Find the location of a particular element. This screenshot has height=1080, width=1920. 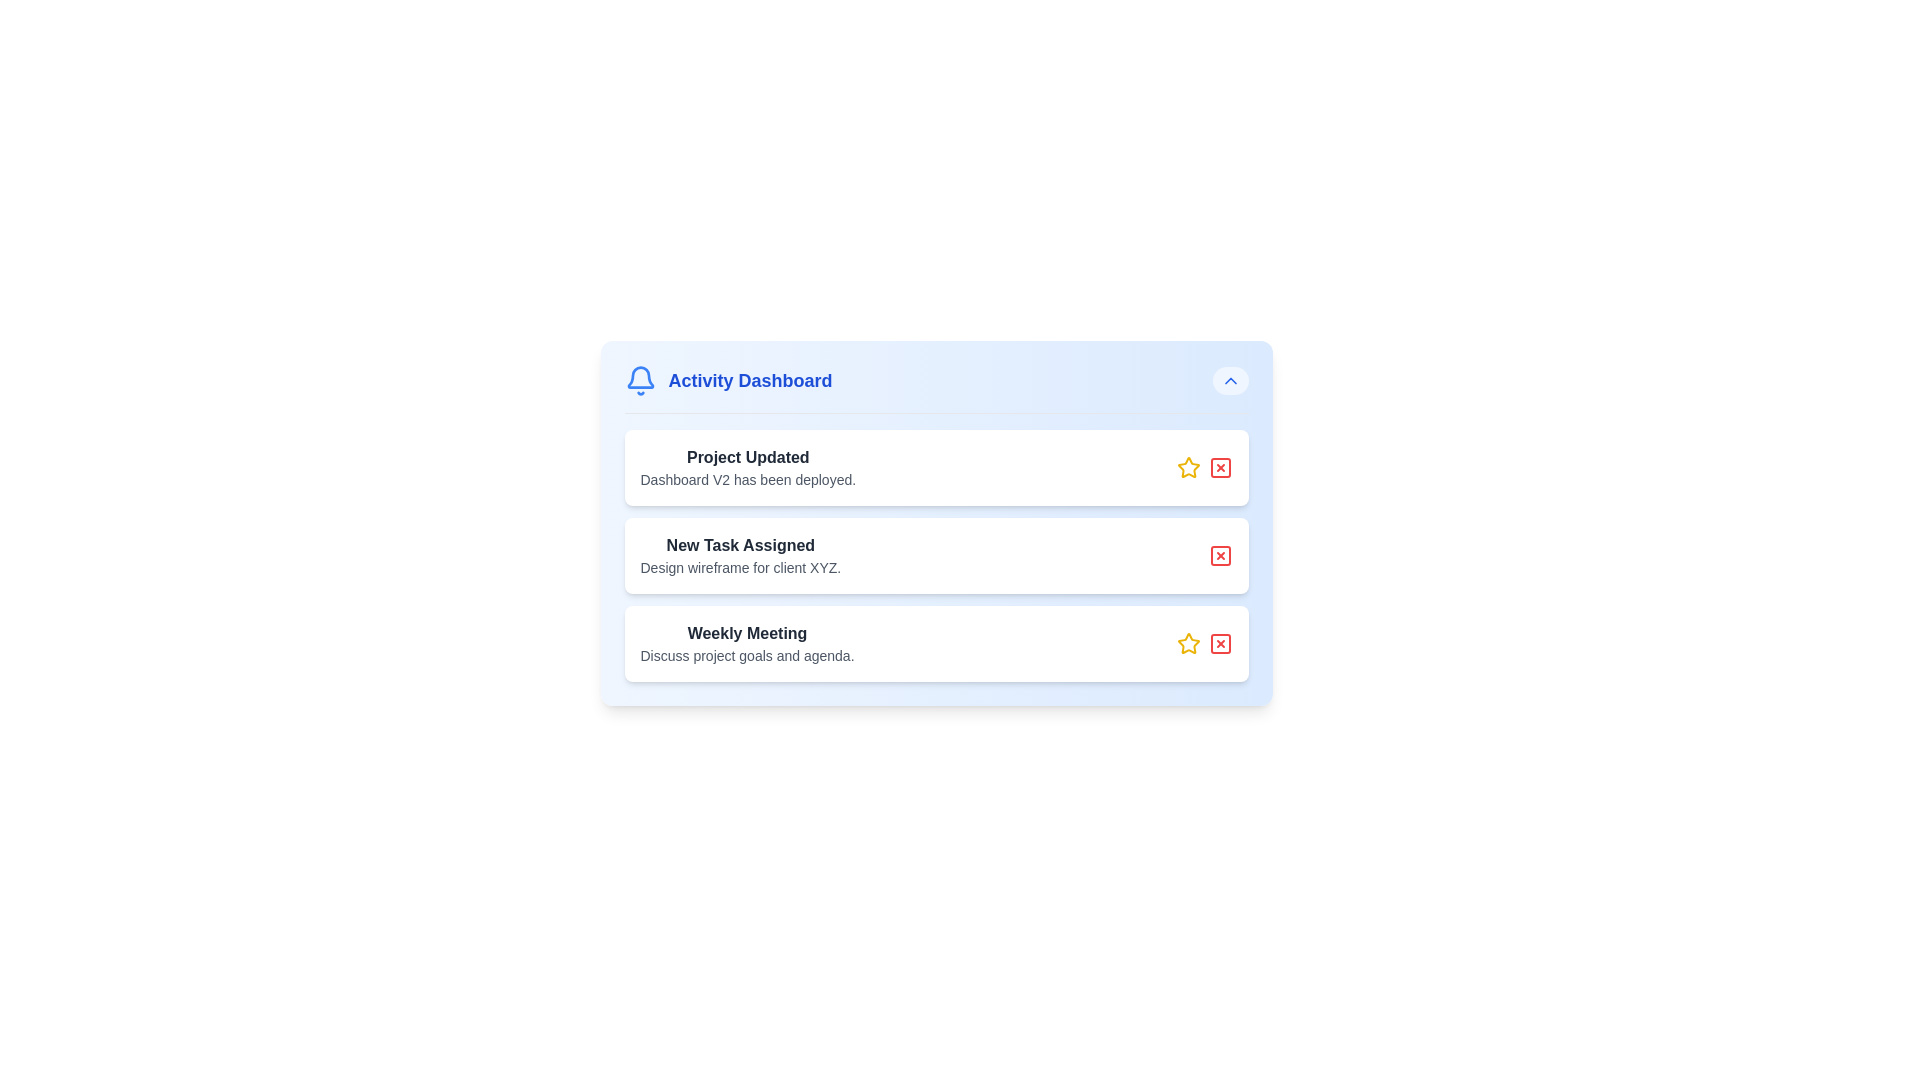

the static text block that displays information about a scheduled event or task, located in the third card from the top in the 'Activity Dashboard' panel is located at coordinates (746, 644).